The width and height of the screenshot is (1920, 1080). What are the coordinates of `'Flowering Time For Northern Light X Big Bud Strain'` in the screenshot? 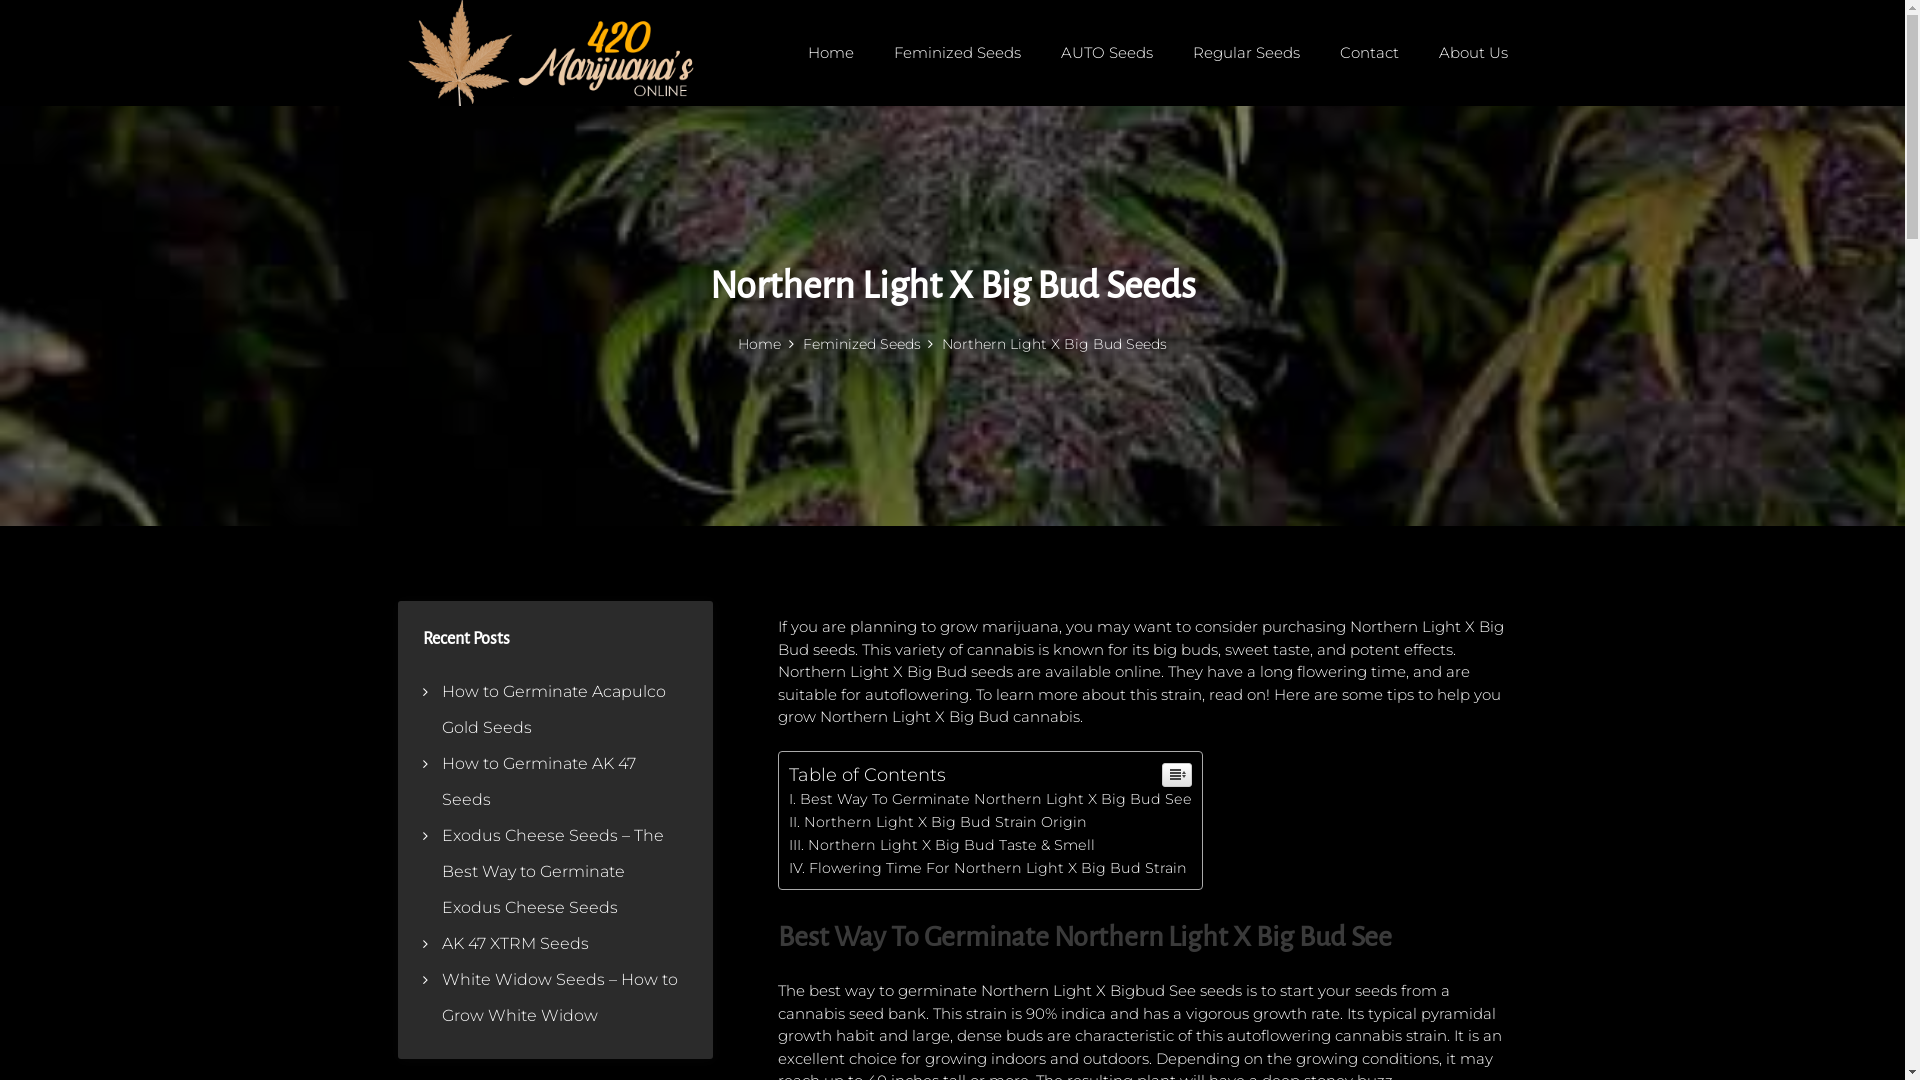 It's located at (987, 866).